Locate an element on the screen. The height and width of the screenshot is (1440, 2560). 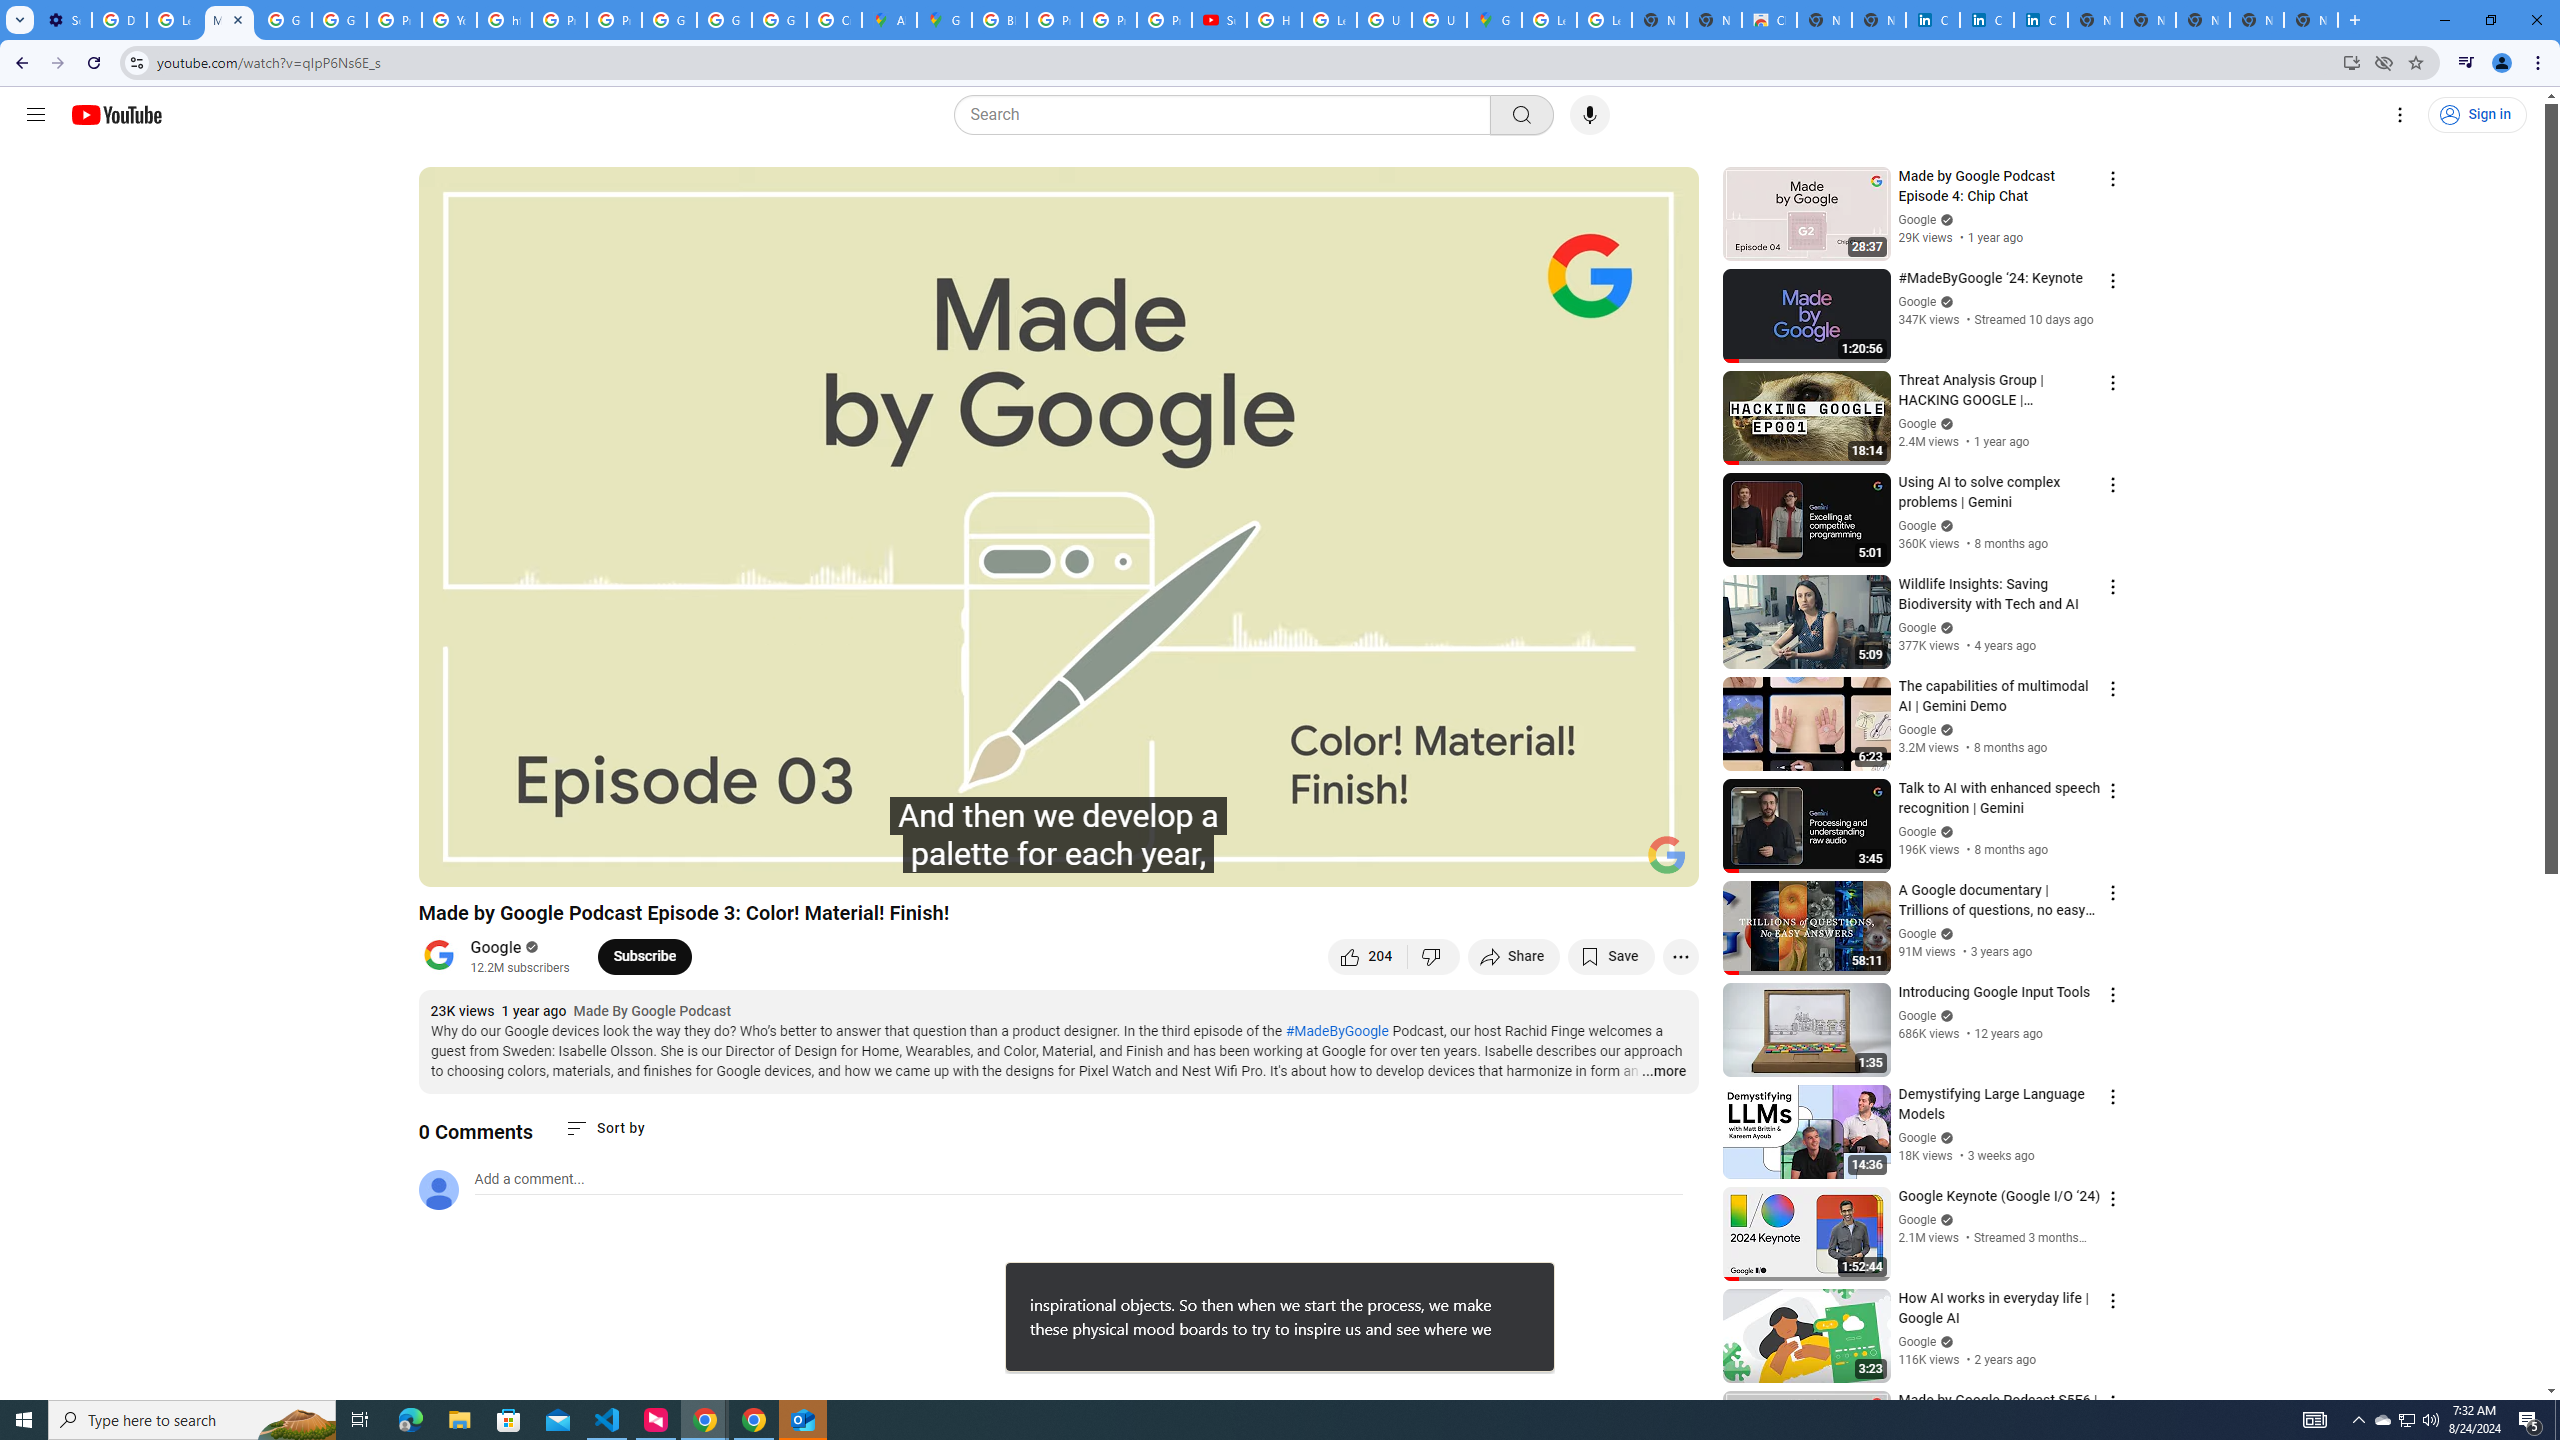
'Install YouTube' is located at coordinates (2351, 61).